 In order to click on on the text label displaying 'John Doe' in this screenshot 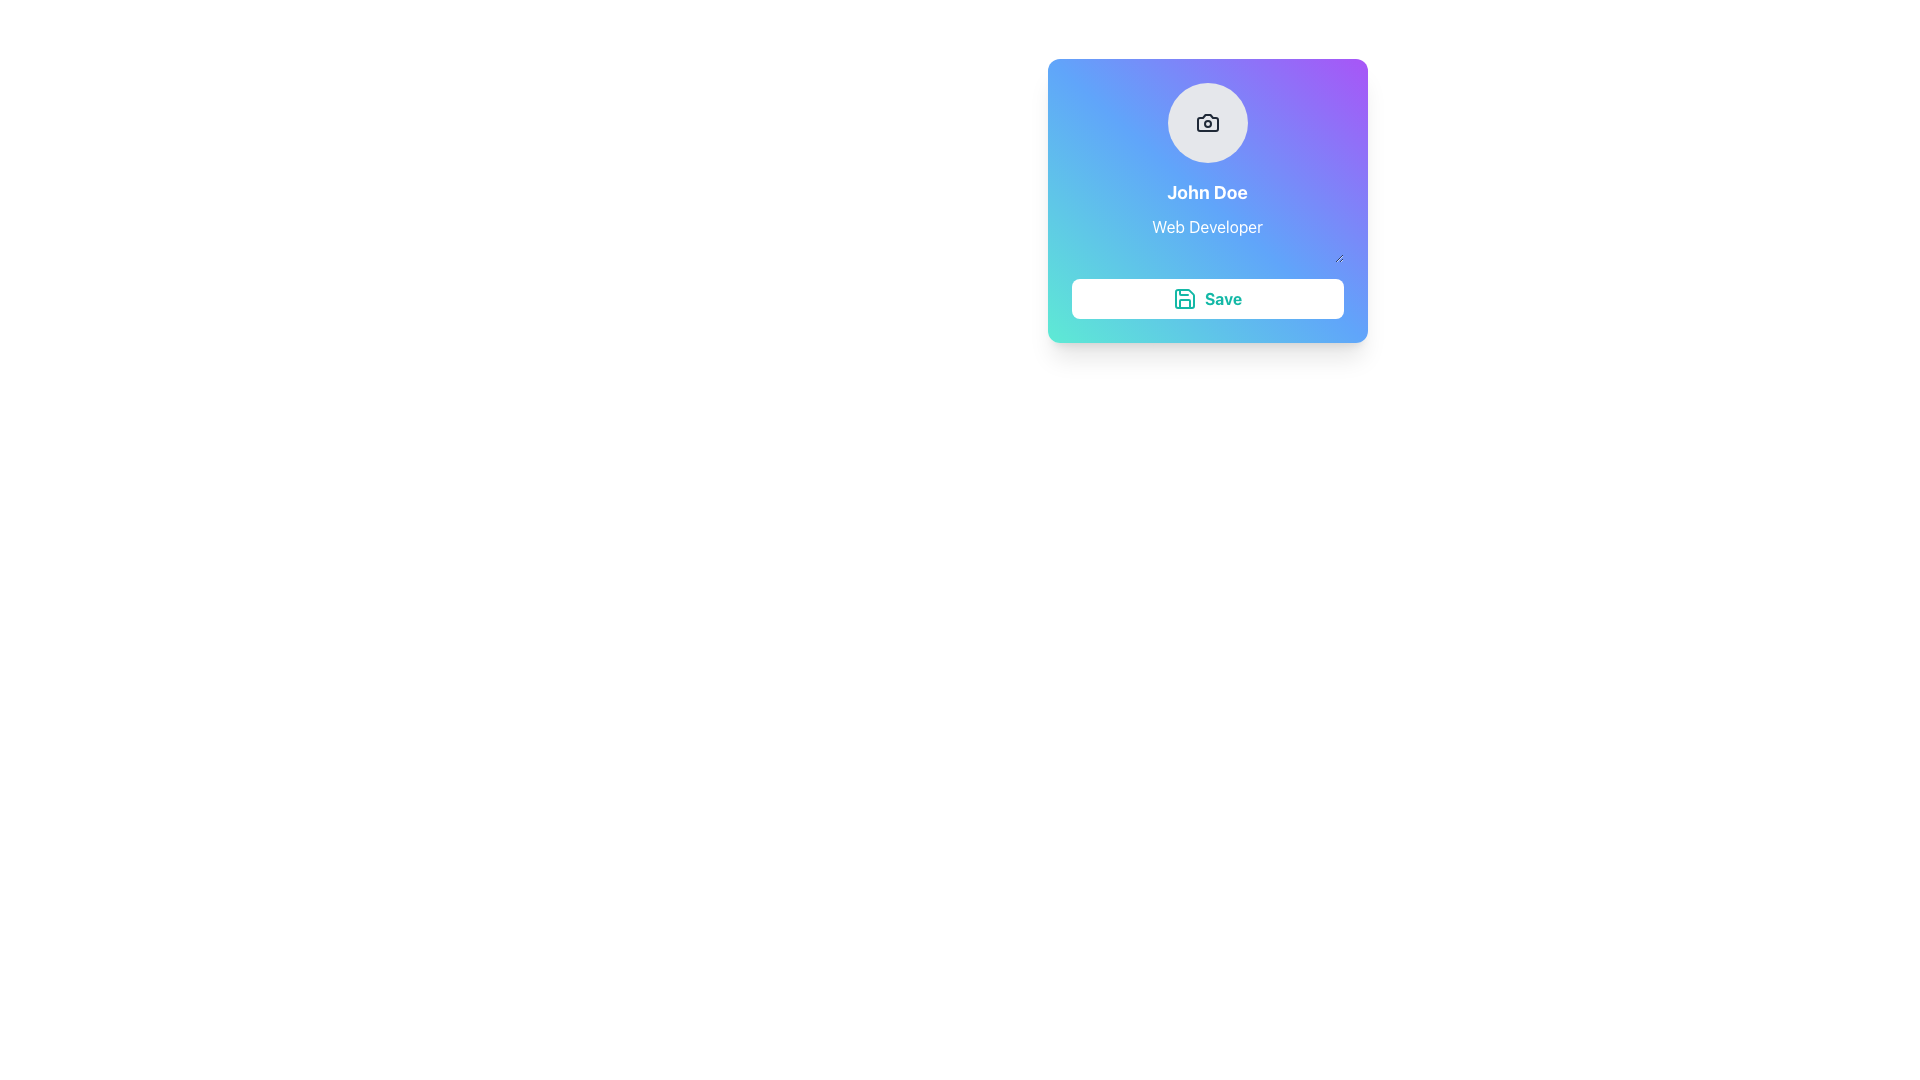, I will do `click(1206, 192)`.